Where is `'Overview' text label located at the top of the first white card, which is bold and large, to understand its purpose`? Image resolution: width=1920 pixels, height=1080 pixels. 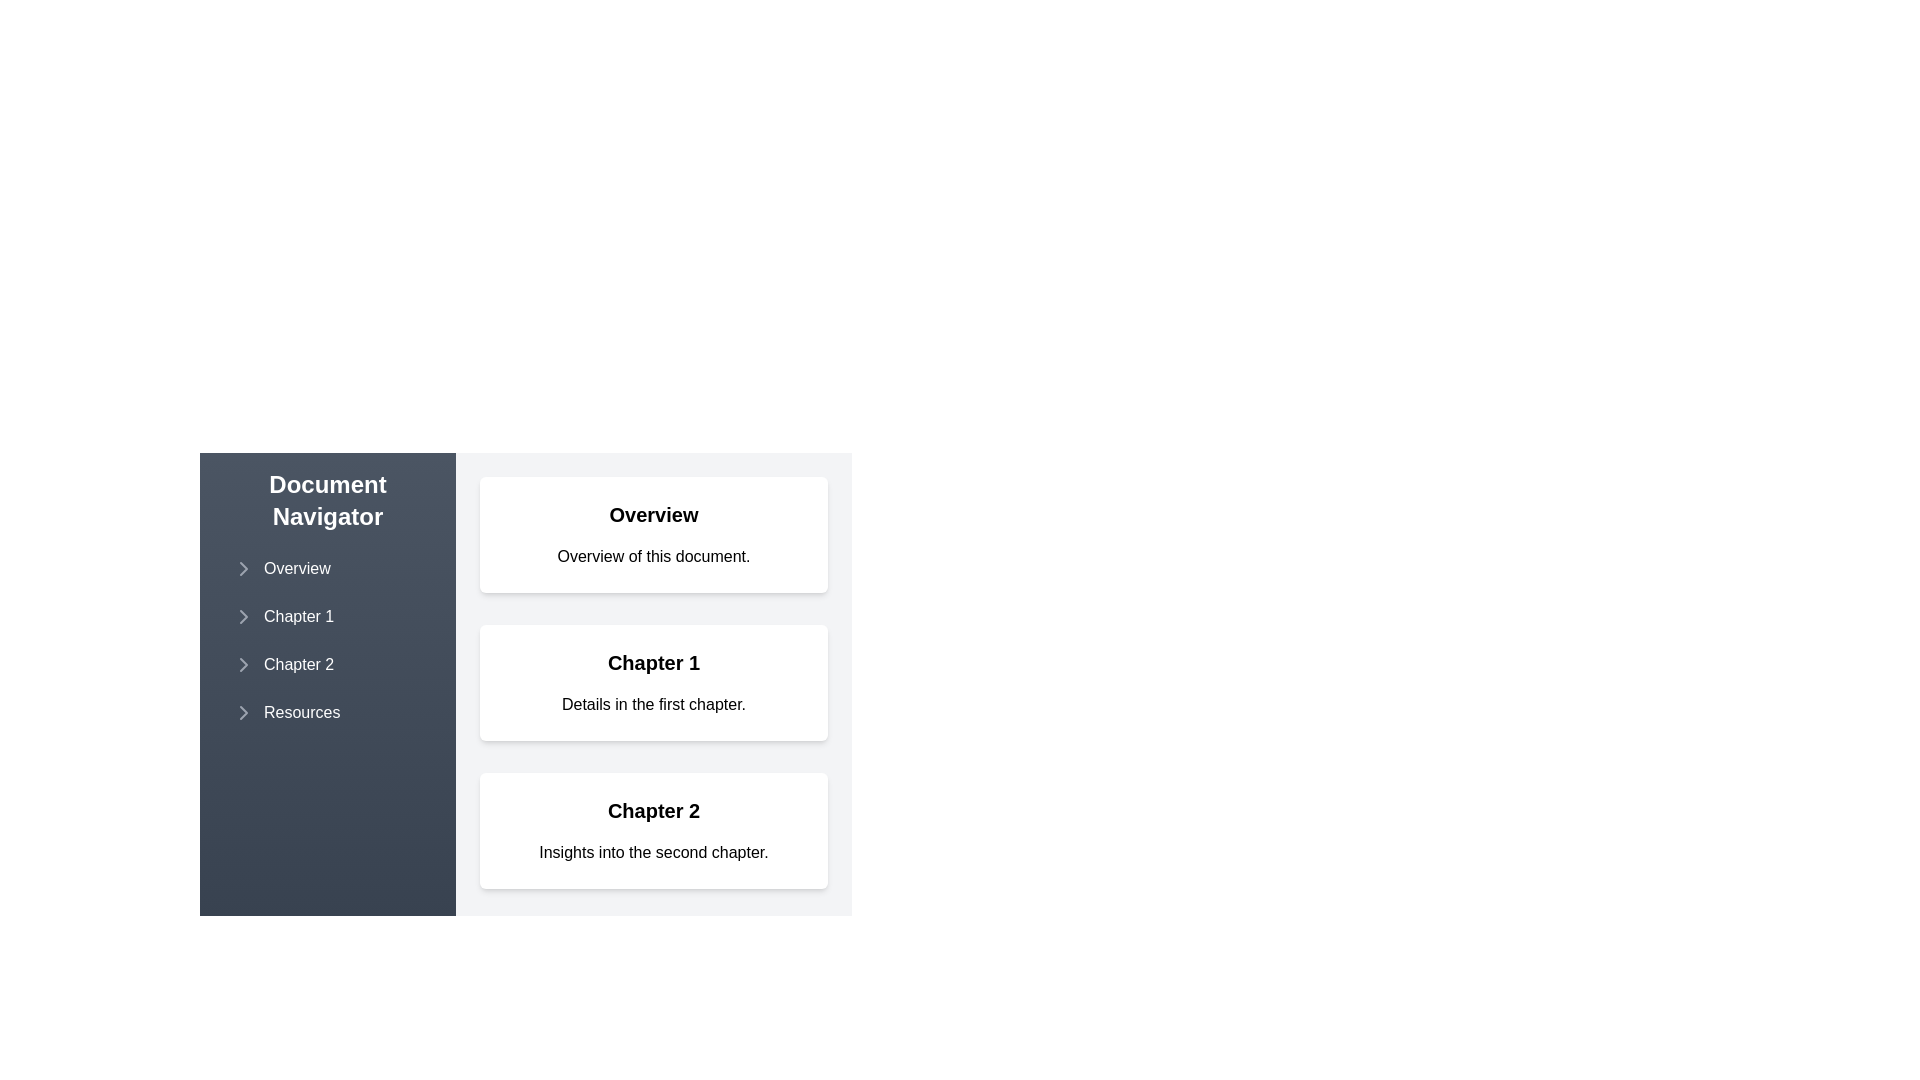 'Overview' text label located at the top of the first white card, which is bold and large, to understand its purpose is located at coordinates (653, 514).